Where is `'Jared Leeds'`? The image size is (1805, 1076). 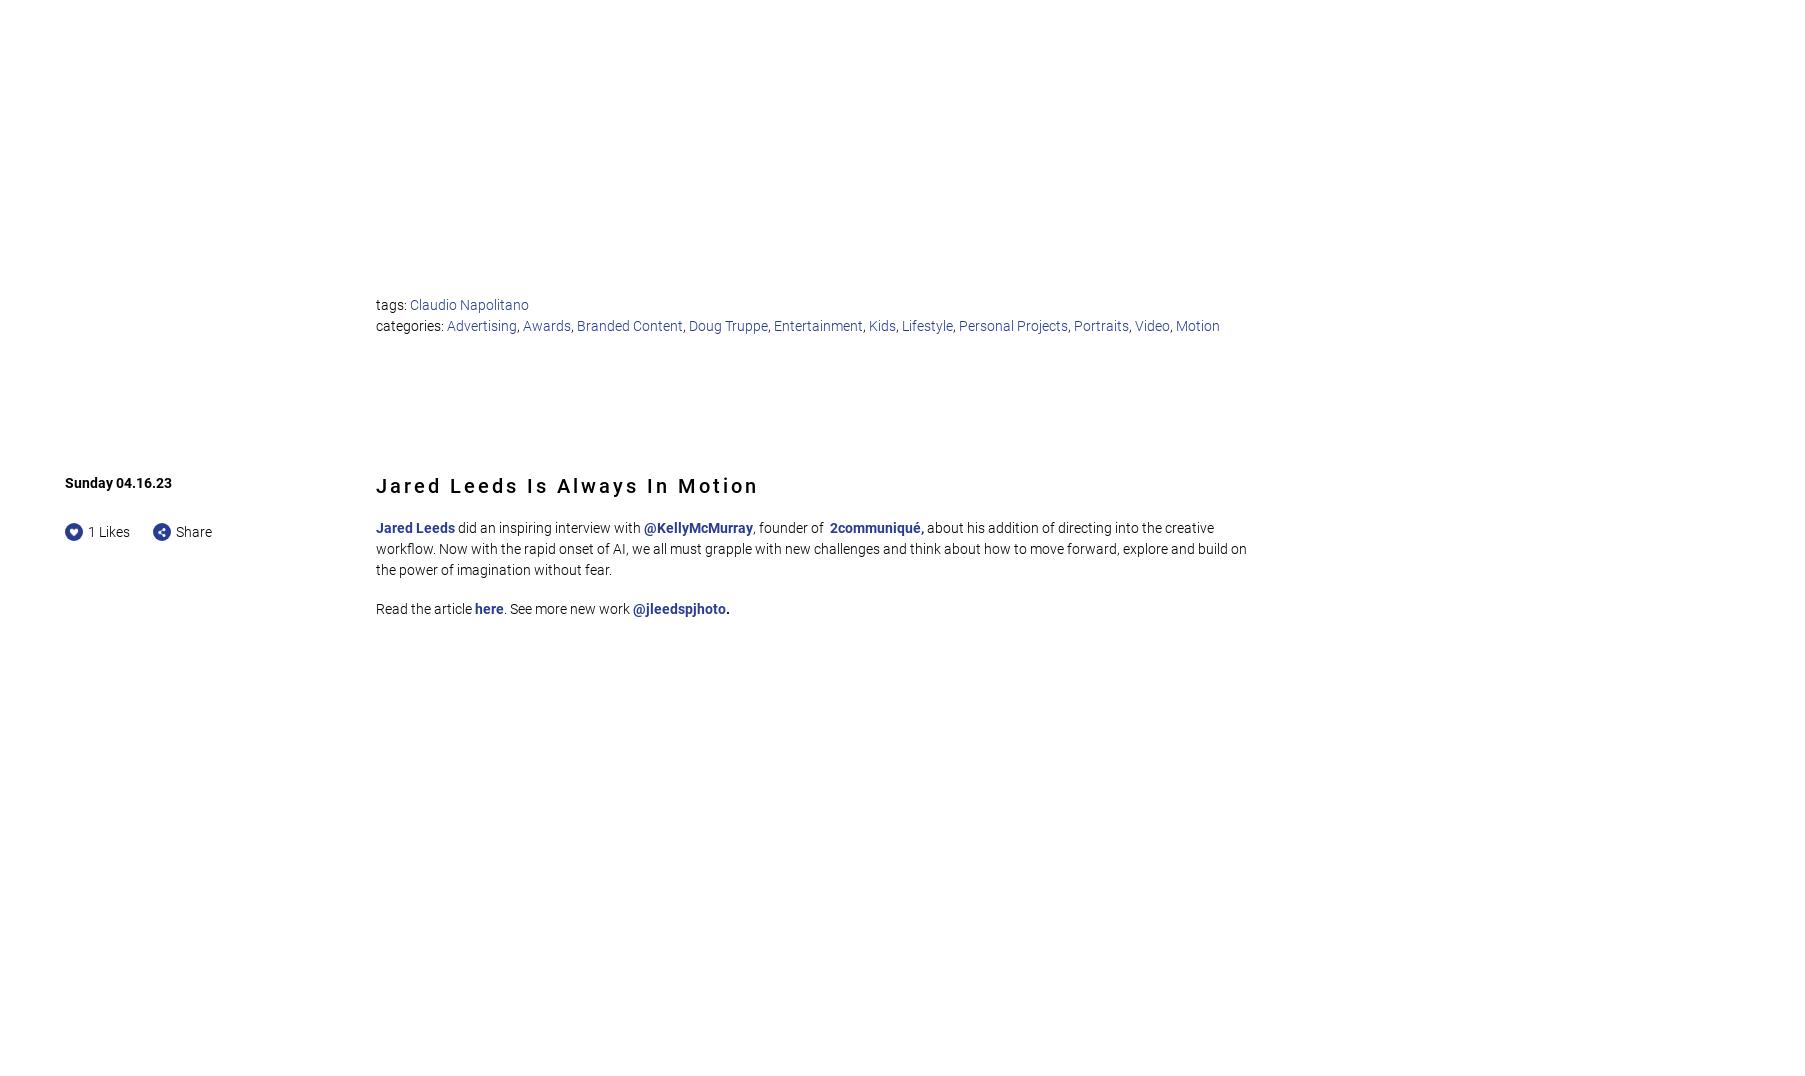 'Jared Leeds' is located at coordinates (415, 527).